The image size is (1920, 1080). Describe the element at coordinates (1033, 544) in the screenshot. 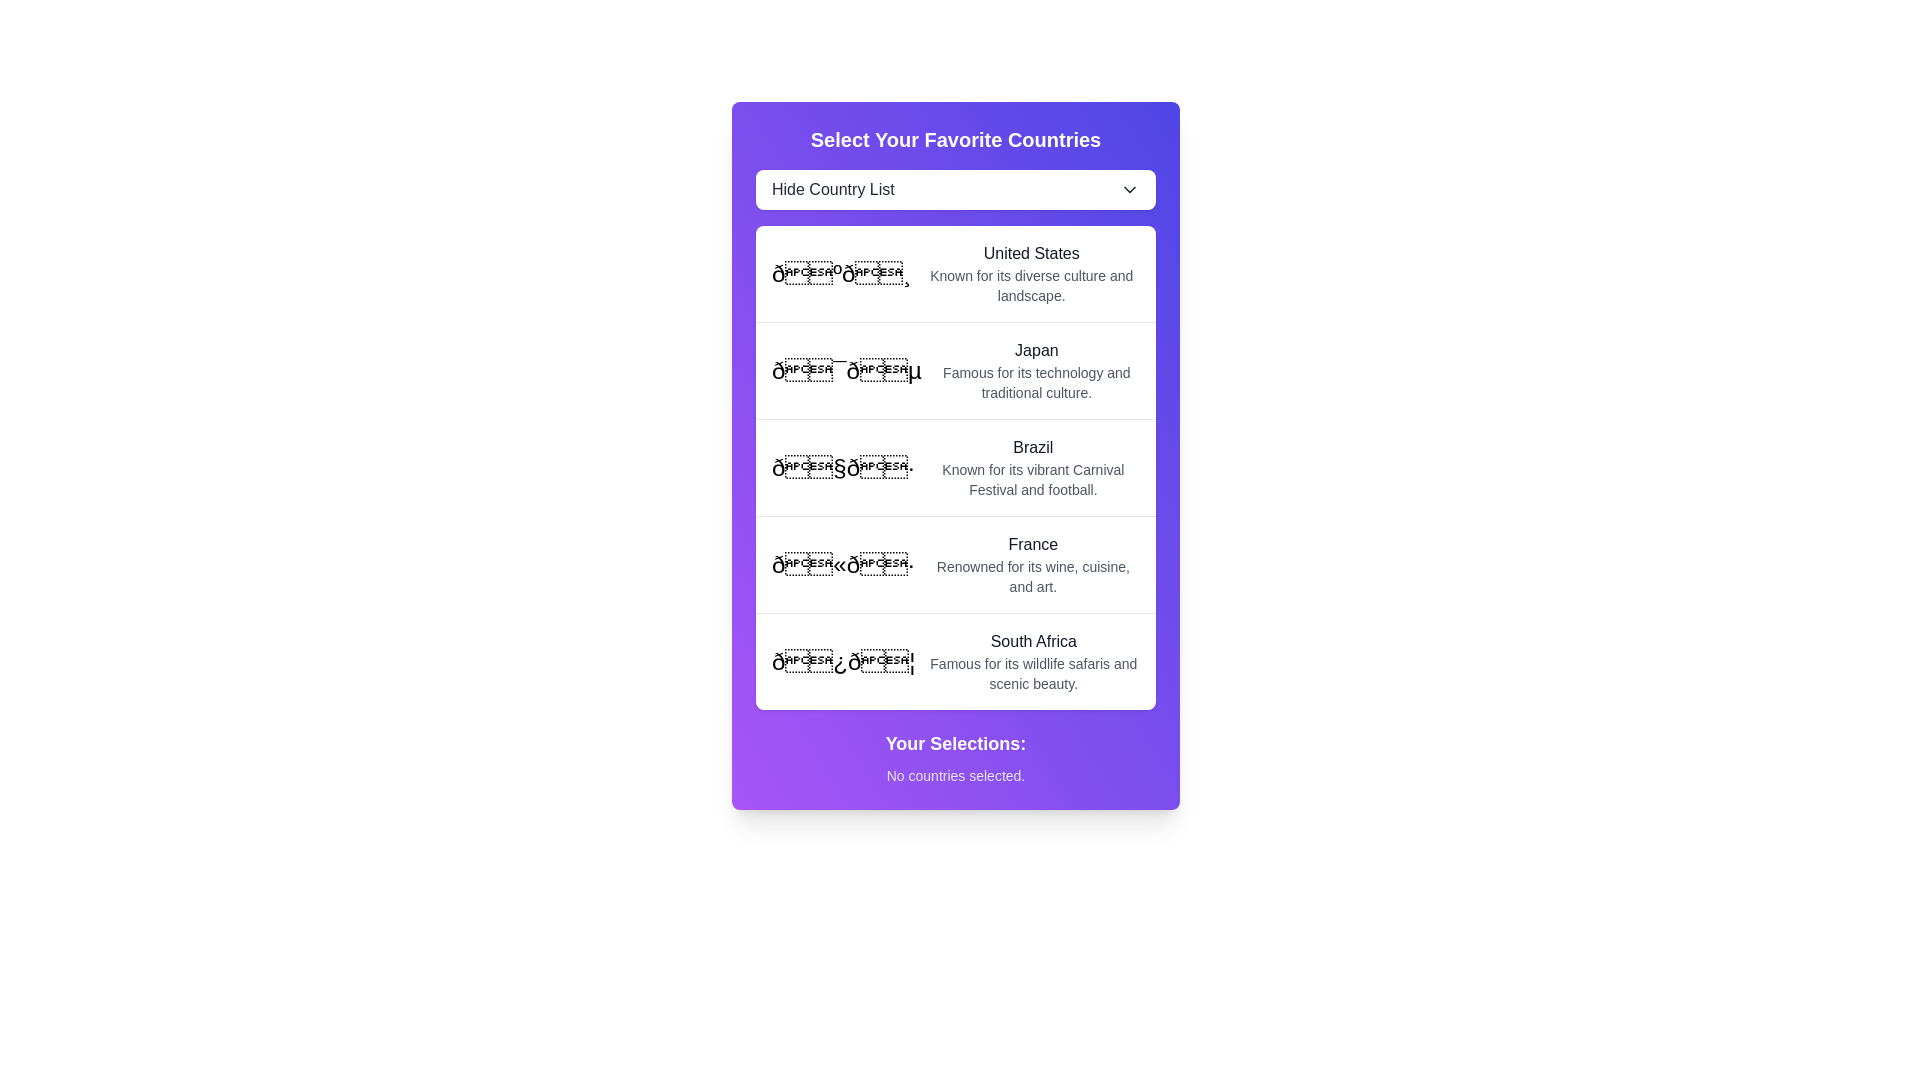

I see `text label displaying 'France', which is the title of the fourth list item in a structured list of countries, located above the description 'Renowned for its wine, cuisine, and art.'` at that location.